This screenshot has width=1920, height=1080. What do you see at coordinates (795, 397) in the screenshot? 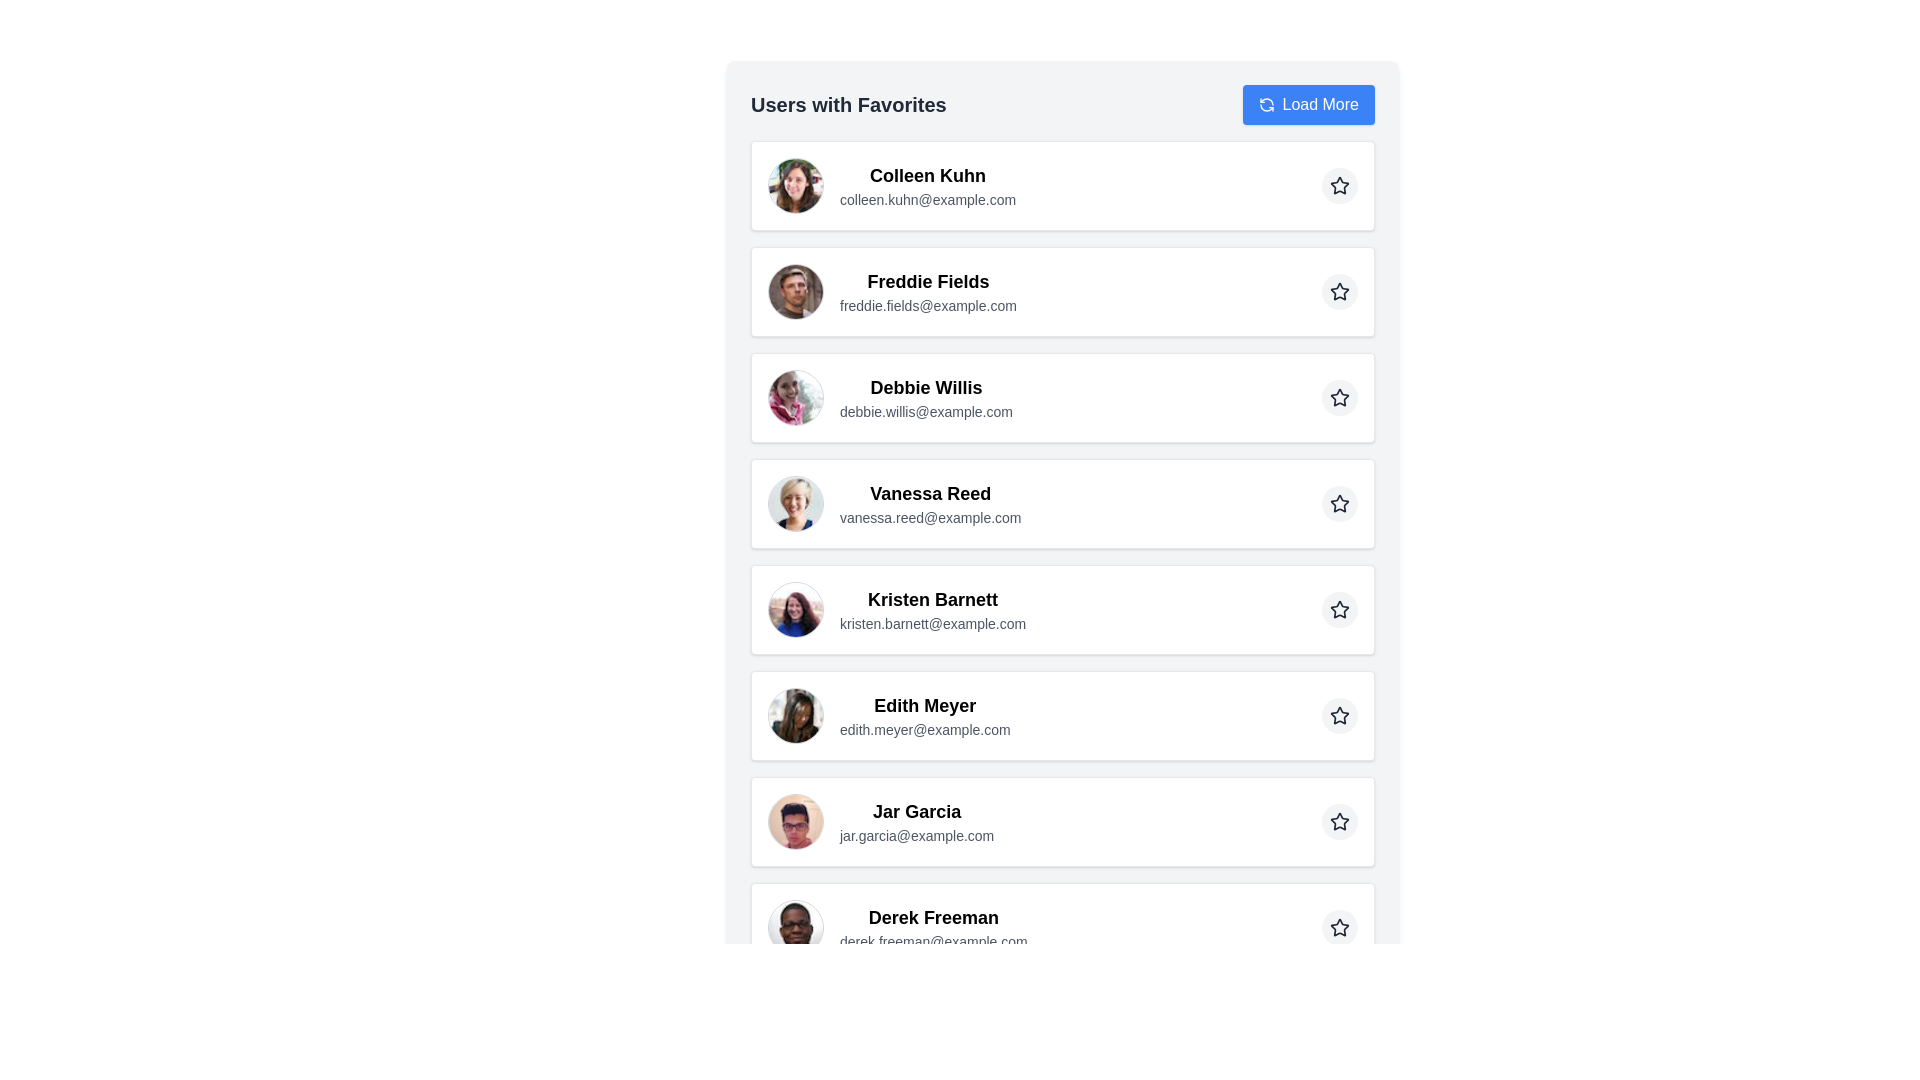
I see `the user avatar element located to the left of 'Debbie Willis' and 'debbie.willis@example.com' in the user list` at bounding box center [795, 397].